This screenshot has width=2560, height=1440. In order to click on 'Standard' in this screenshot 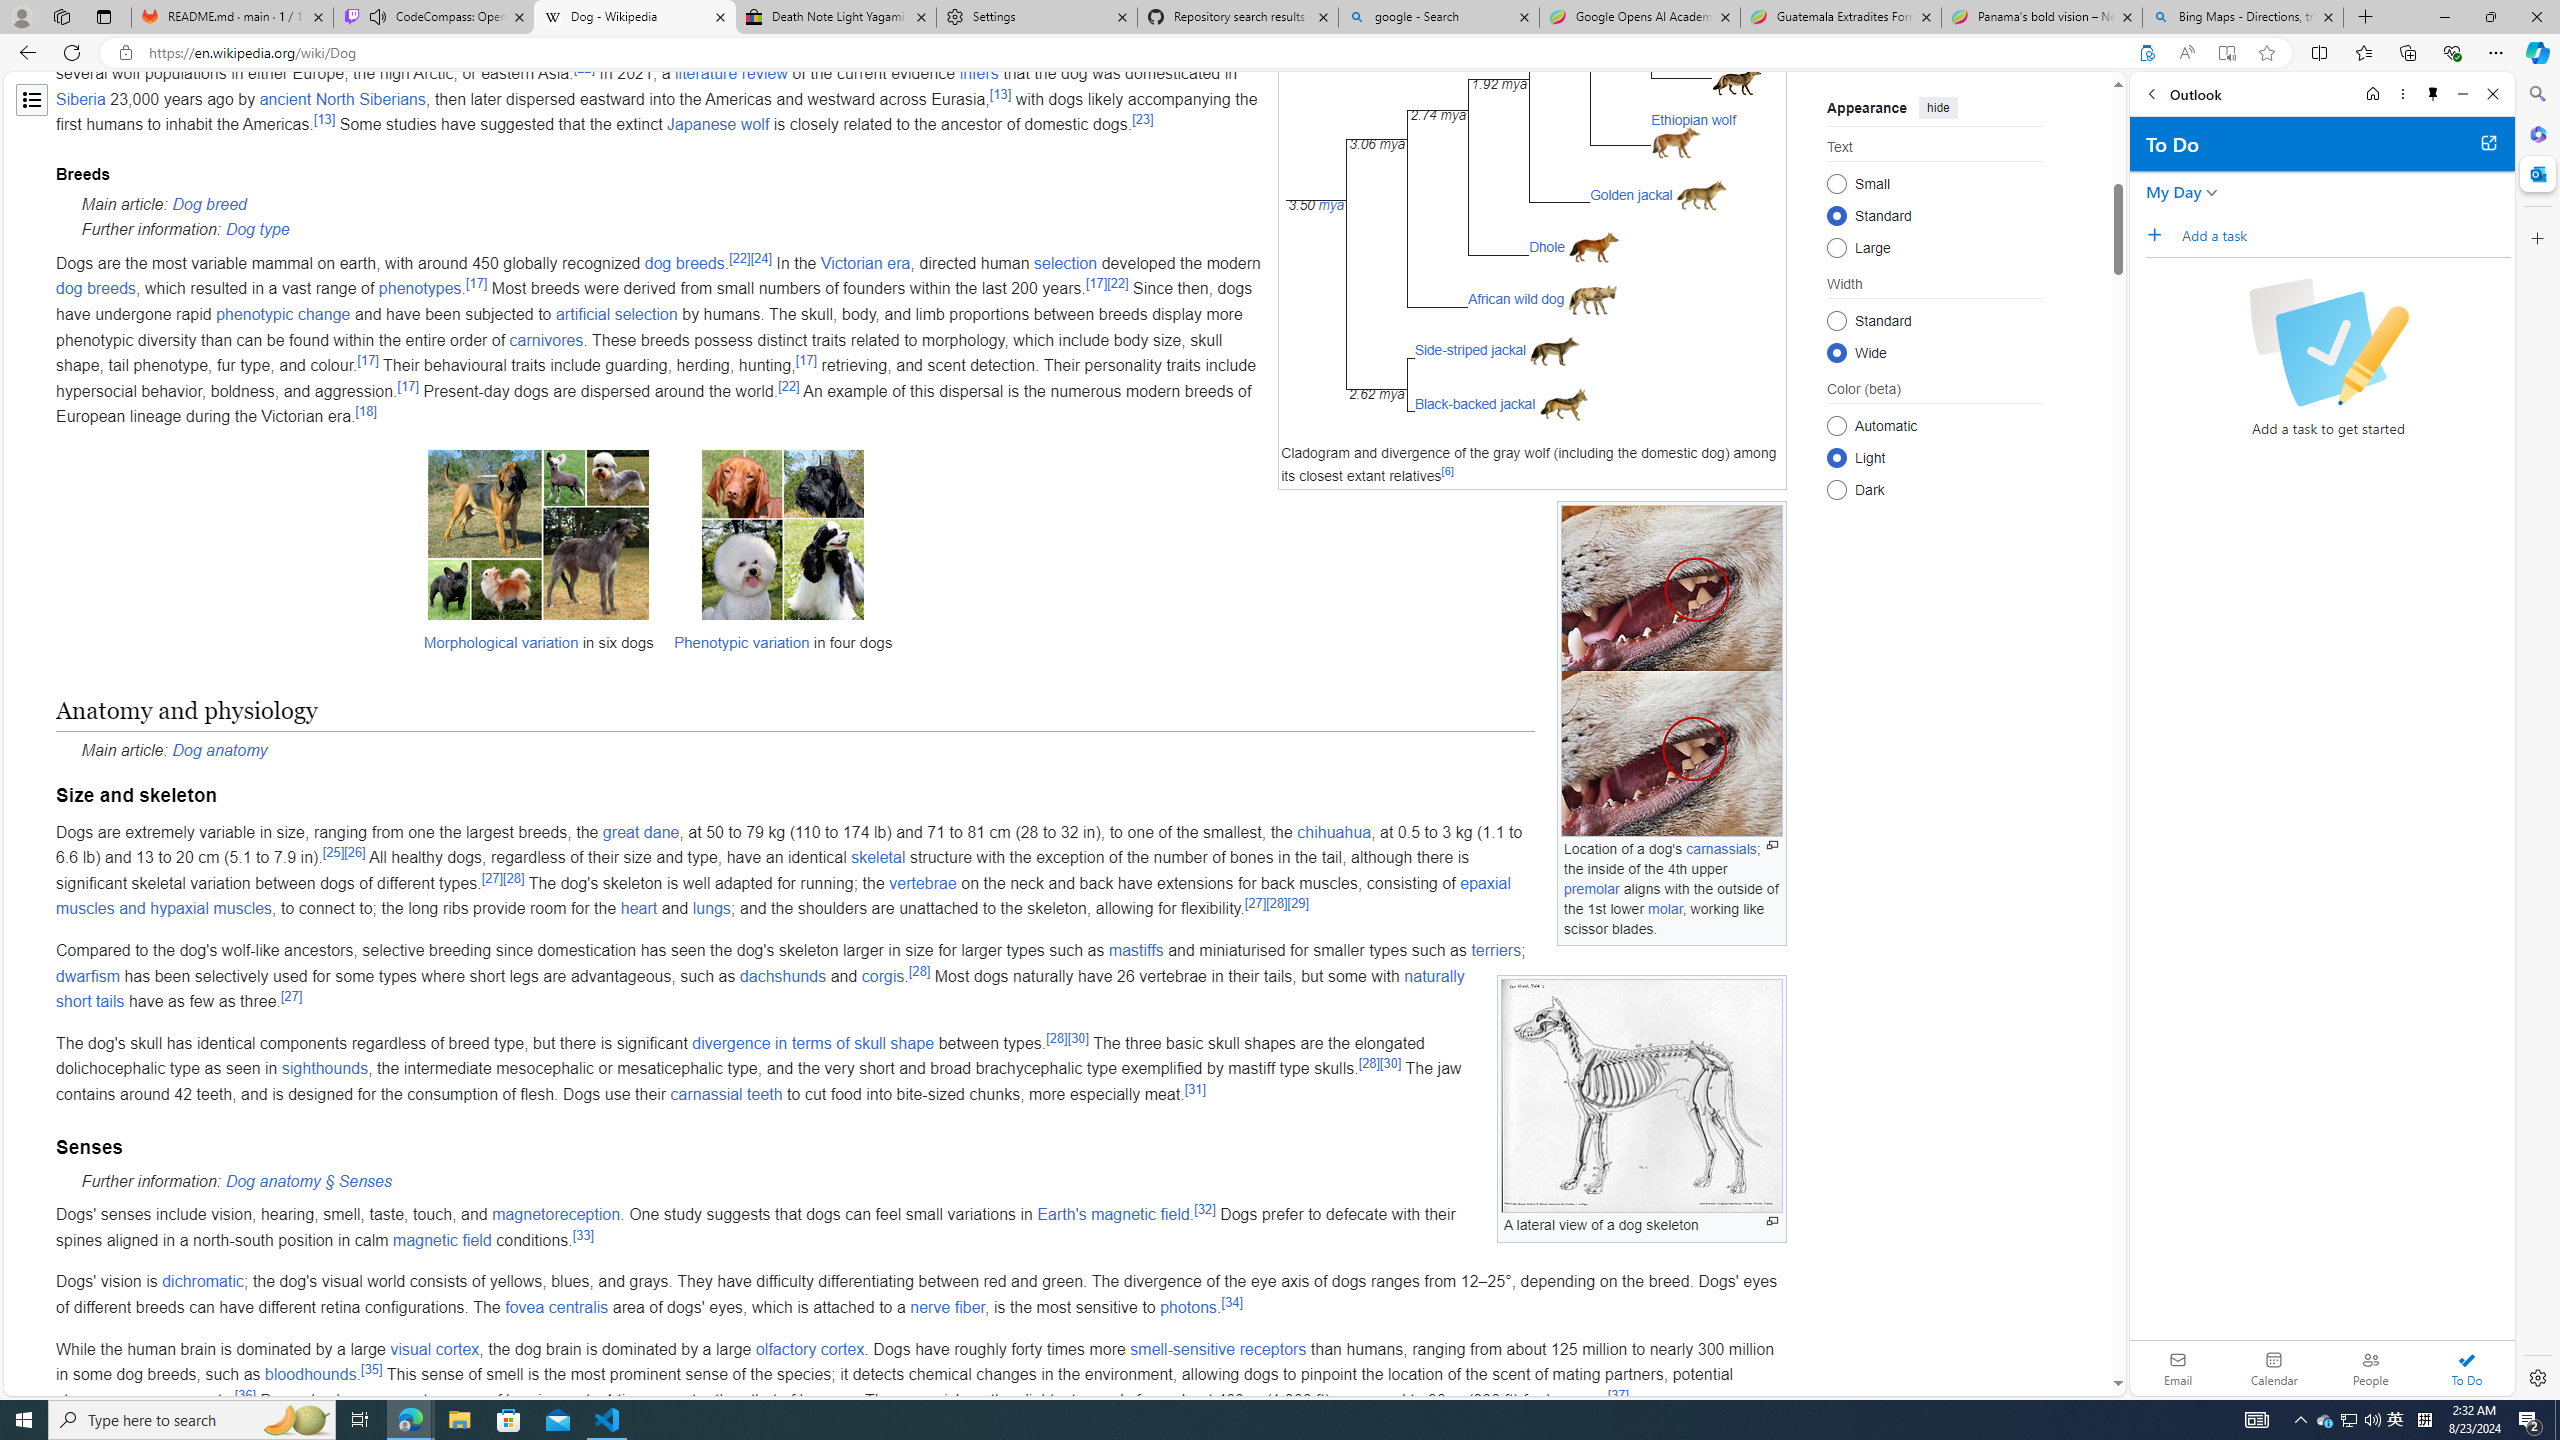, I will do `click(1835, 319)`.